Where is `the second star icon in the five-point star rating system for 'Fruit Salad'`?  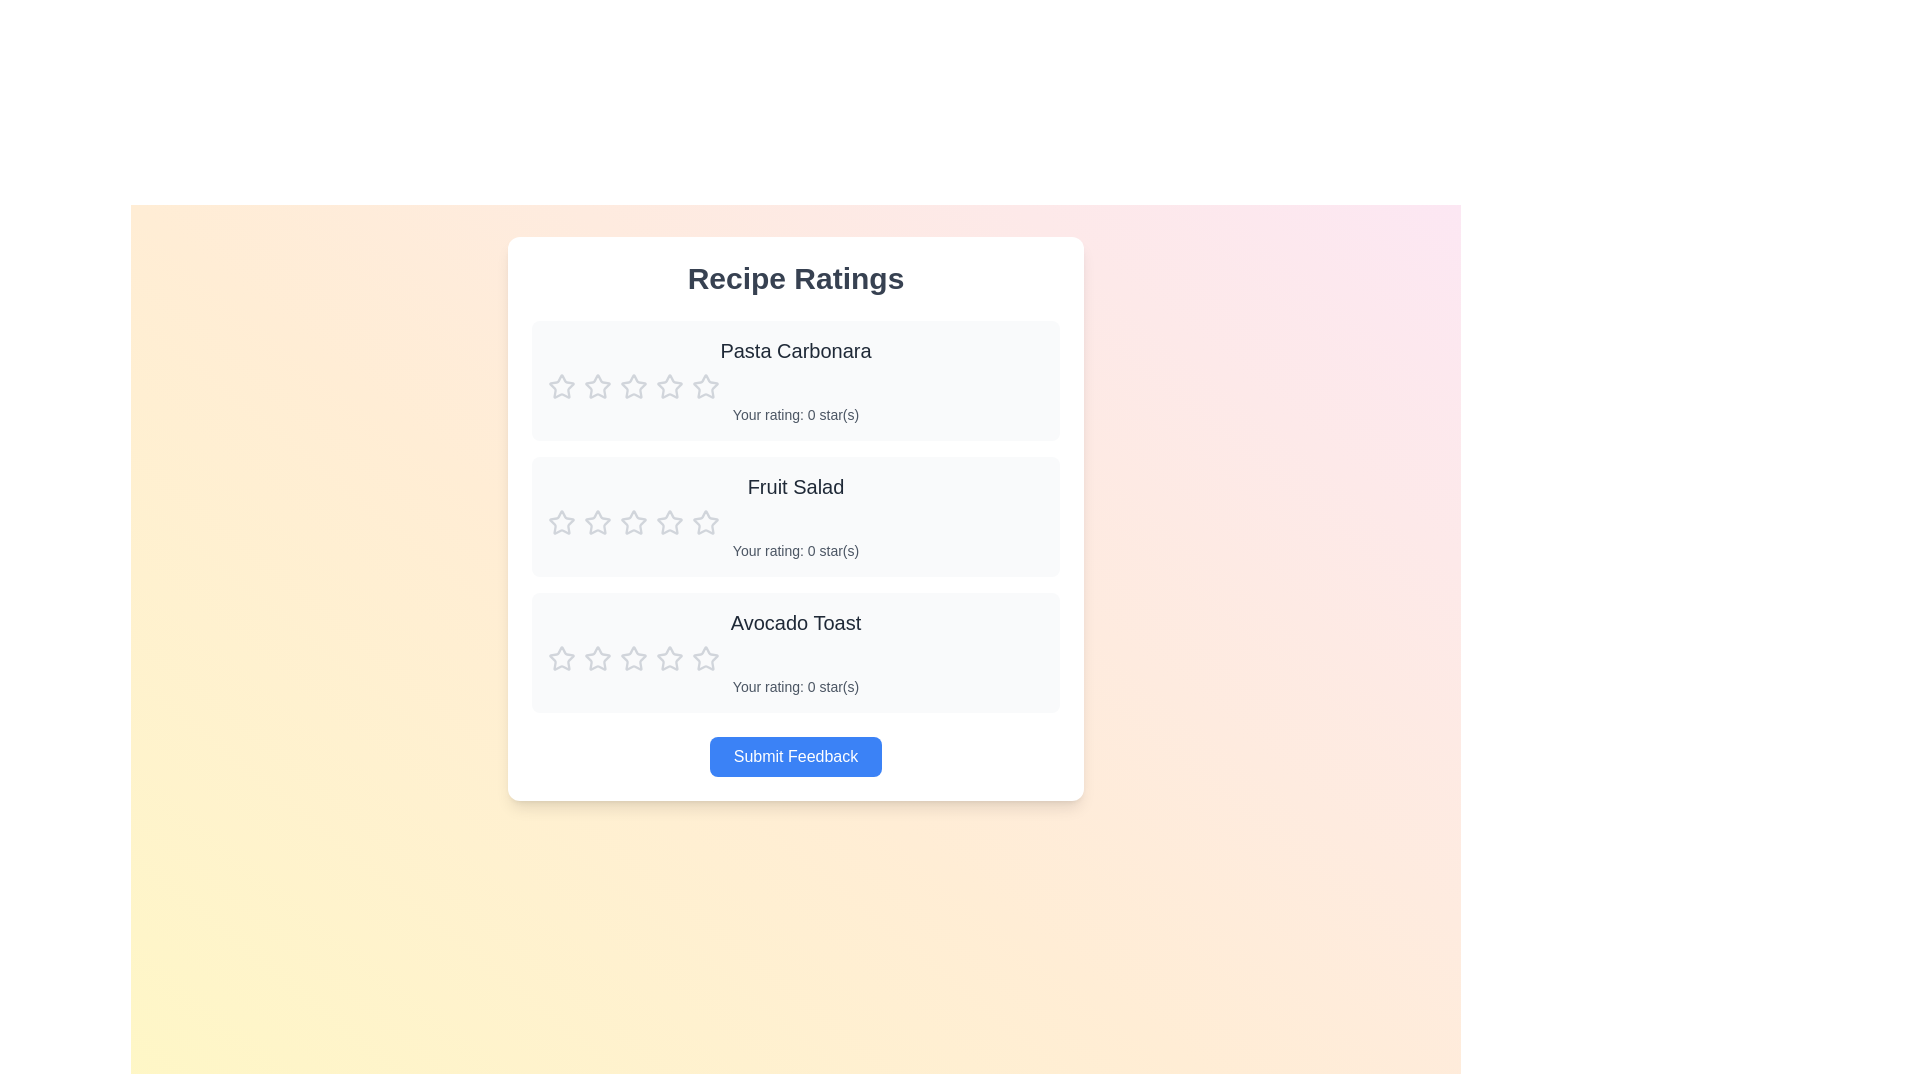
the second star icon in the five-point star rating system for 'Fruit Salad' is located at coordinates (632, 521).